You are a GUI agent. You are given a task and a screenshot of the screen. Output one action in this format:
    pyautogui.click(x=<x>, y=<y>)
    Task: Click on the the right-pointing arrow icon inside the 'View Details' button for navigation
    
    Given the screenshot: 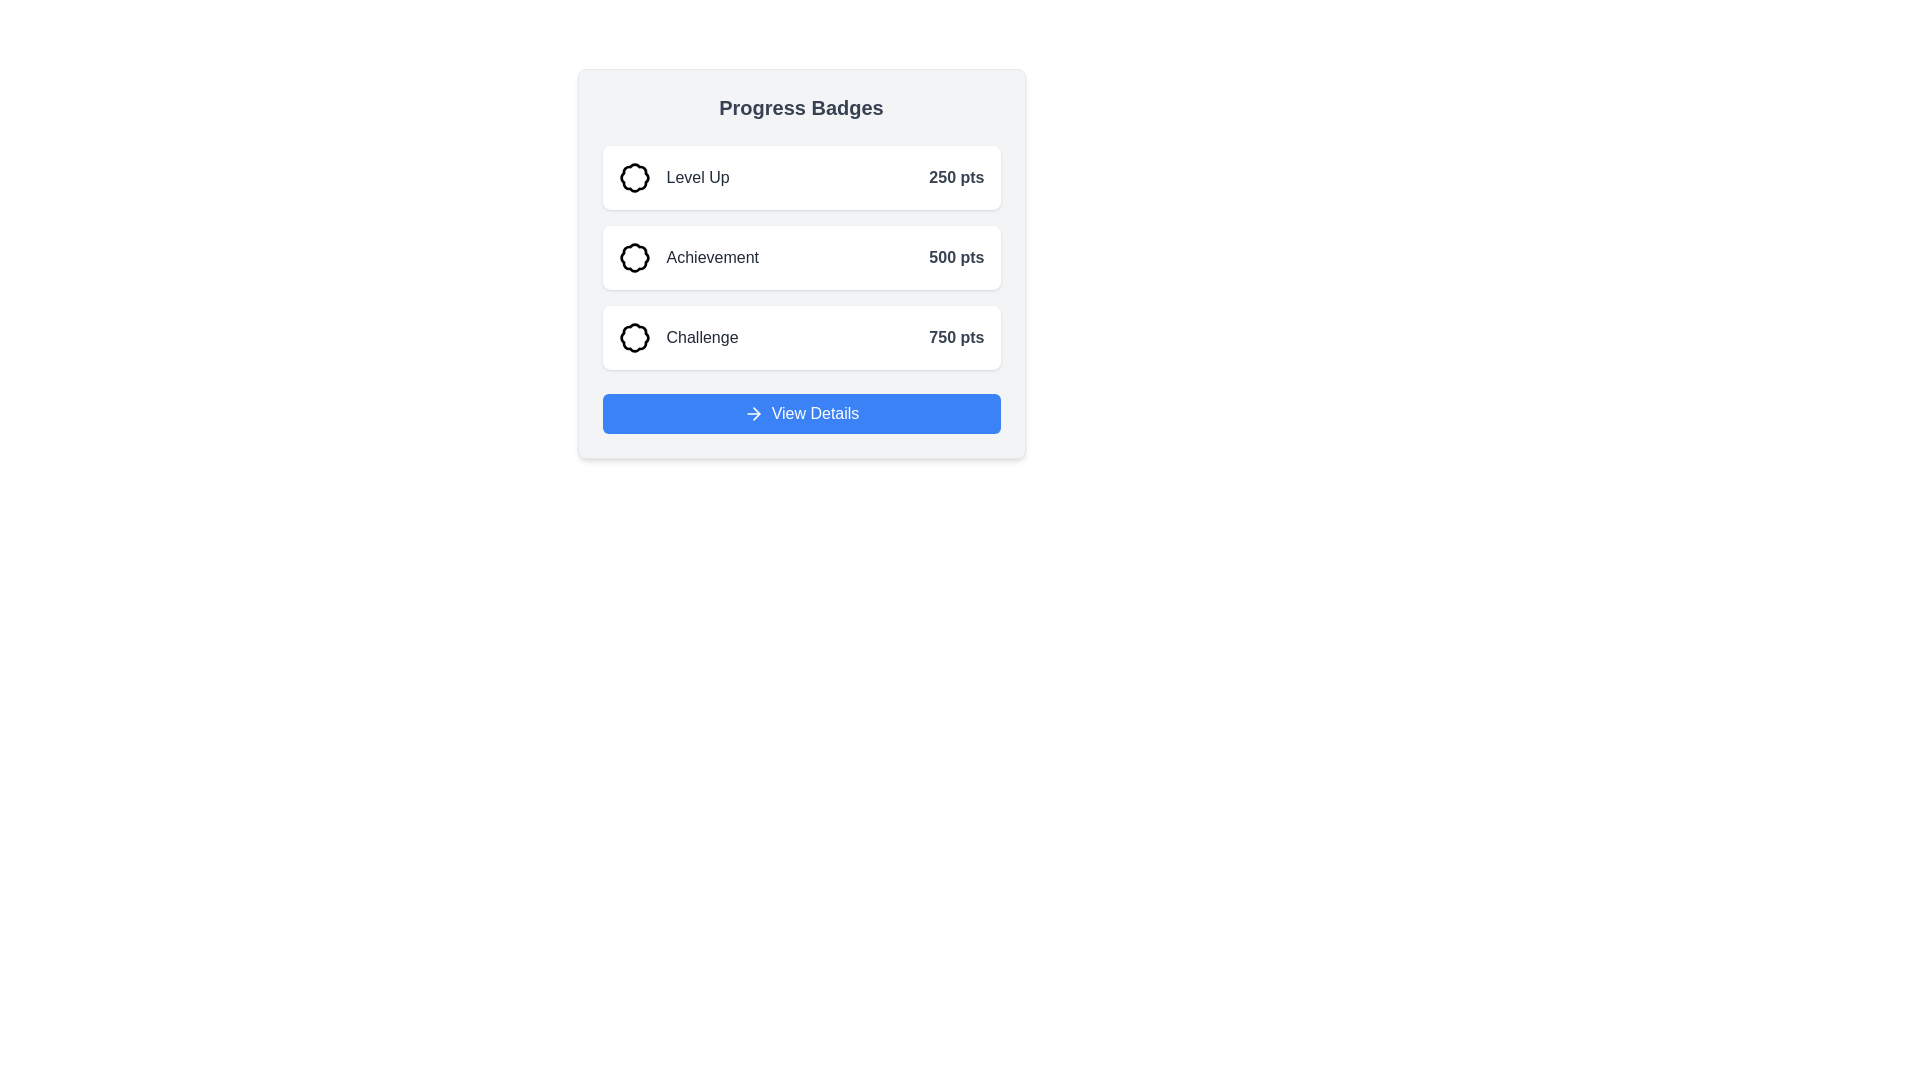 What is the action you would take?
    pyautogui.click(x=755, y=412)
    